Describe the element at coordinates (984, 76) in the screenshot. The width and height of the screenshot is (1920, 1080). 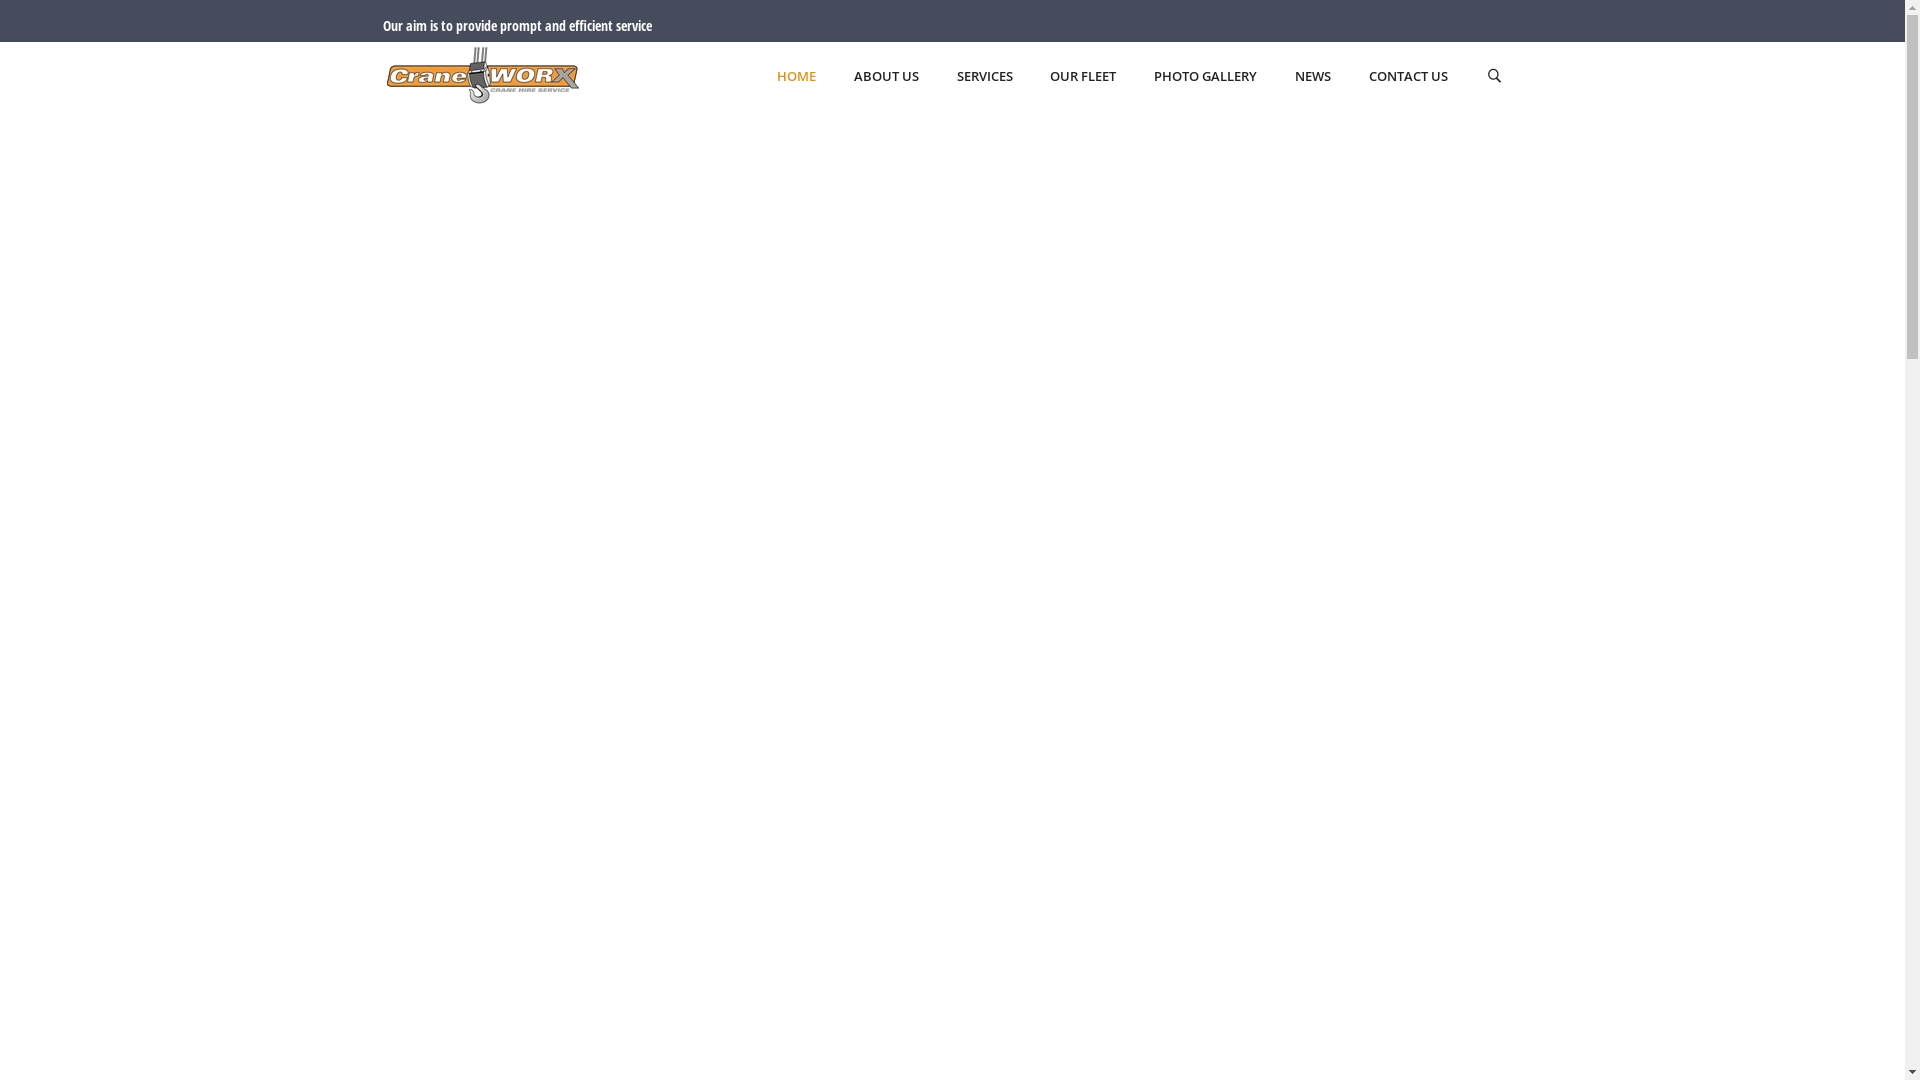
I see `'SERVICES'` at that location.